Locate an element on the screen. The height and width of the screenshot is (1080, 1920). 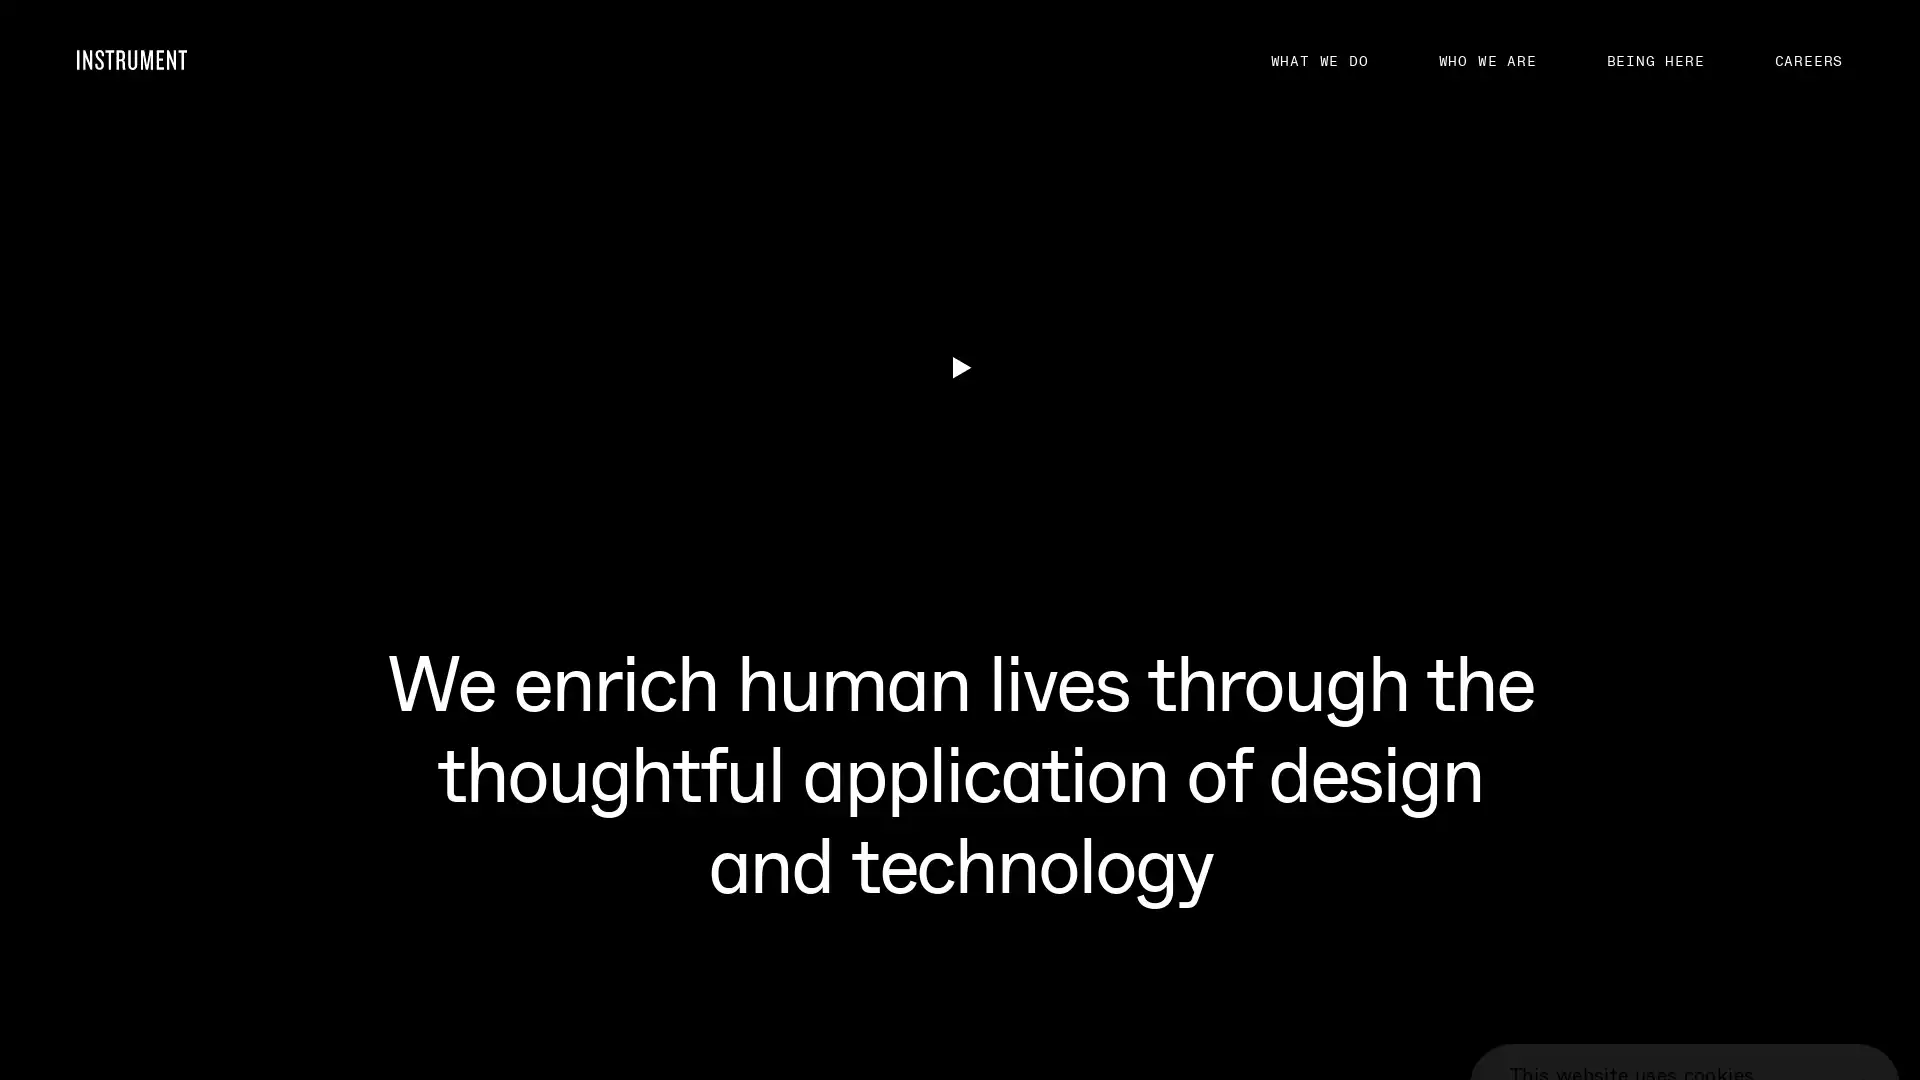
Play/pause inline video is located at coordinates (76, 368).